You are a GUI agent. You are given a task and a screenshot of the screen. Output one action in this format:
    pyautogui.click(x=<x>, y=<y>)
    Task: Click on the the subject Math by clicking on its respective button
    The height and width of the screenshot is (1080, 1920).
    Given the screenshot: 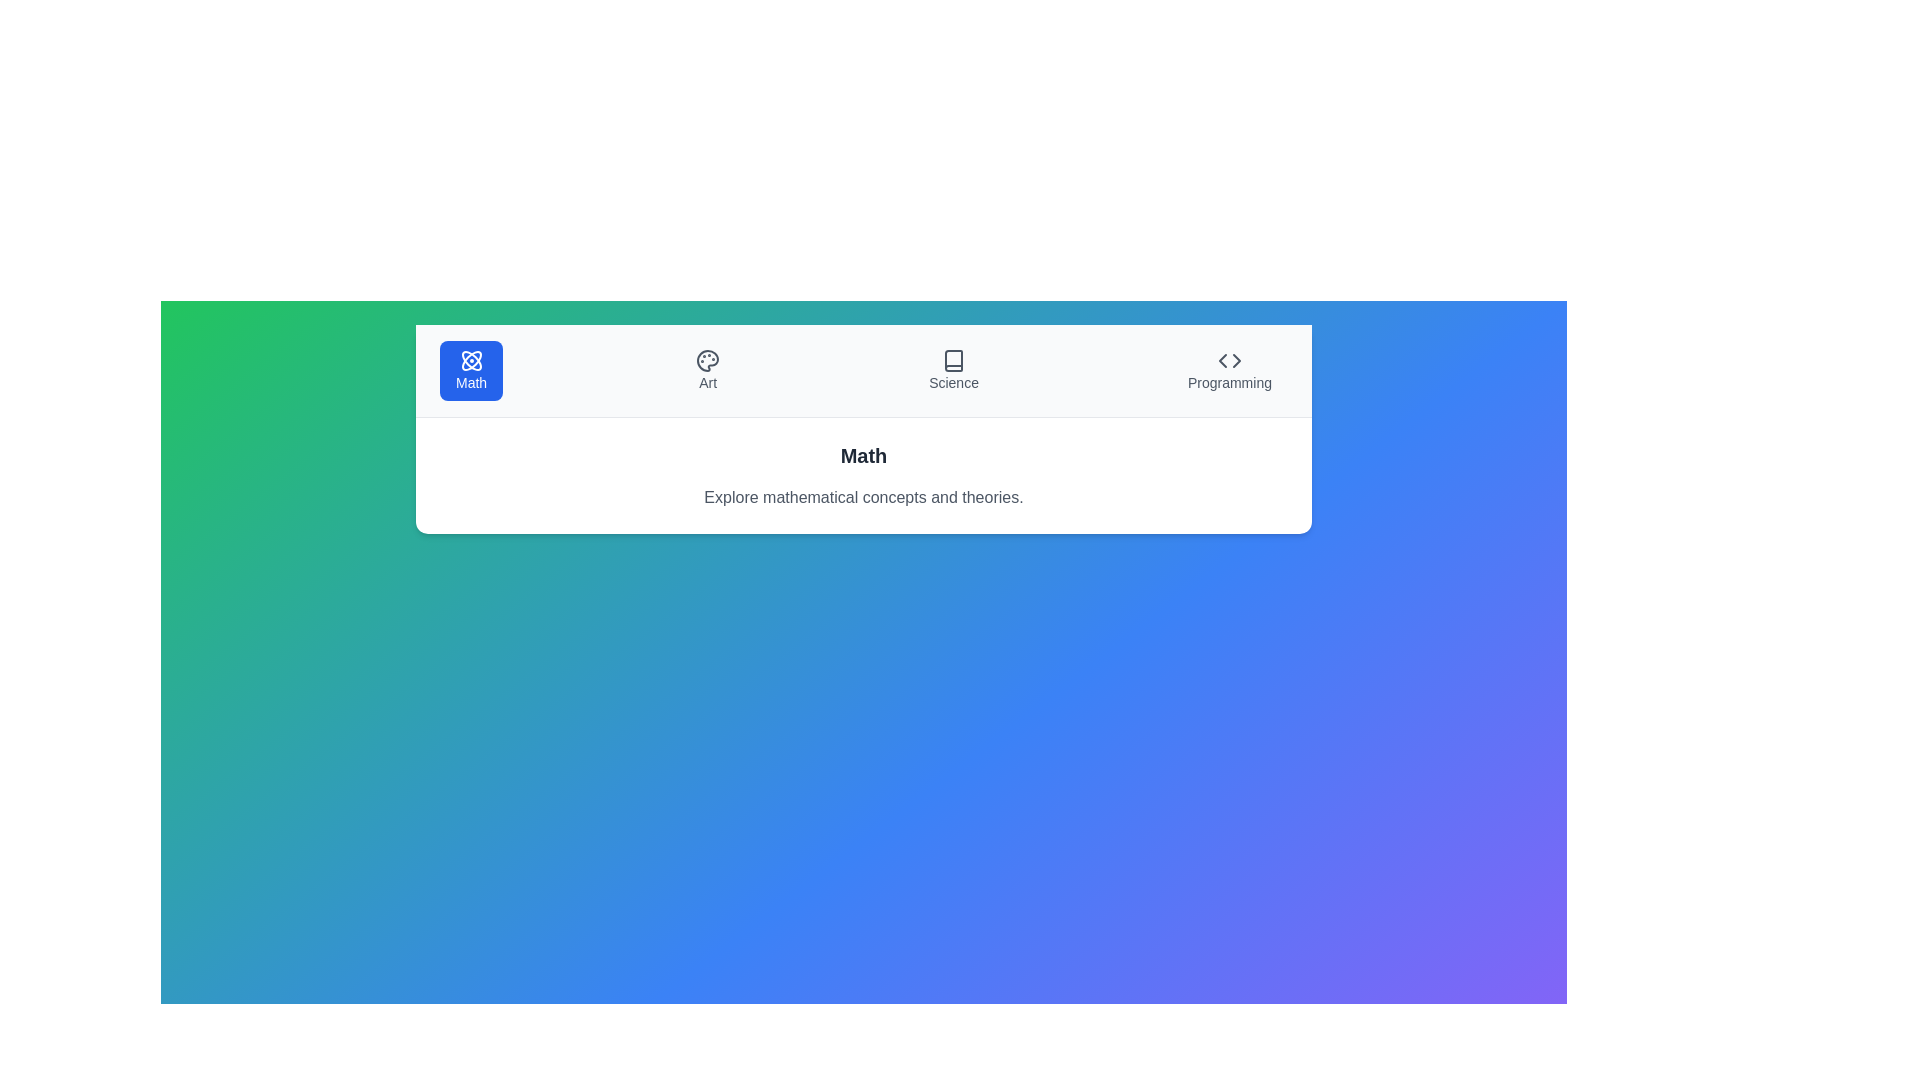 What is the action you would take?
    pyautogui.click(x=470, y=370)
    